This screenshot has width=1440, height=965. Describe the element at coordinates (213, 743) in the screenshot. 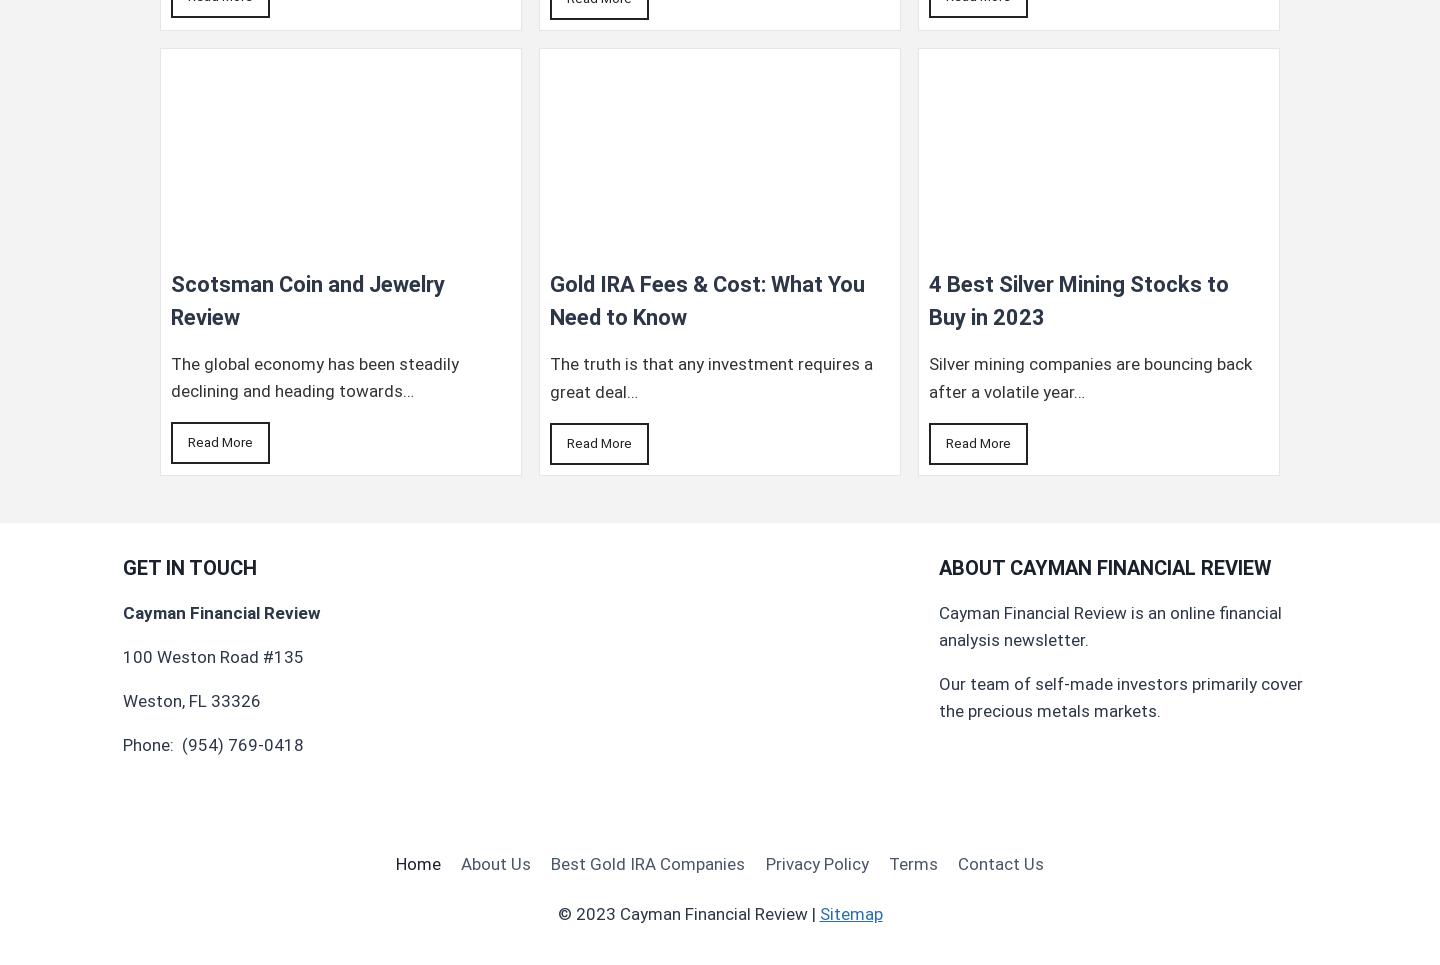

I see `'Phone:  (954) 769-0418'` at that location.